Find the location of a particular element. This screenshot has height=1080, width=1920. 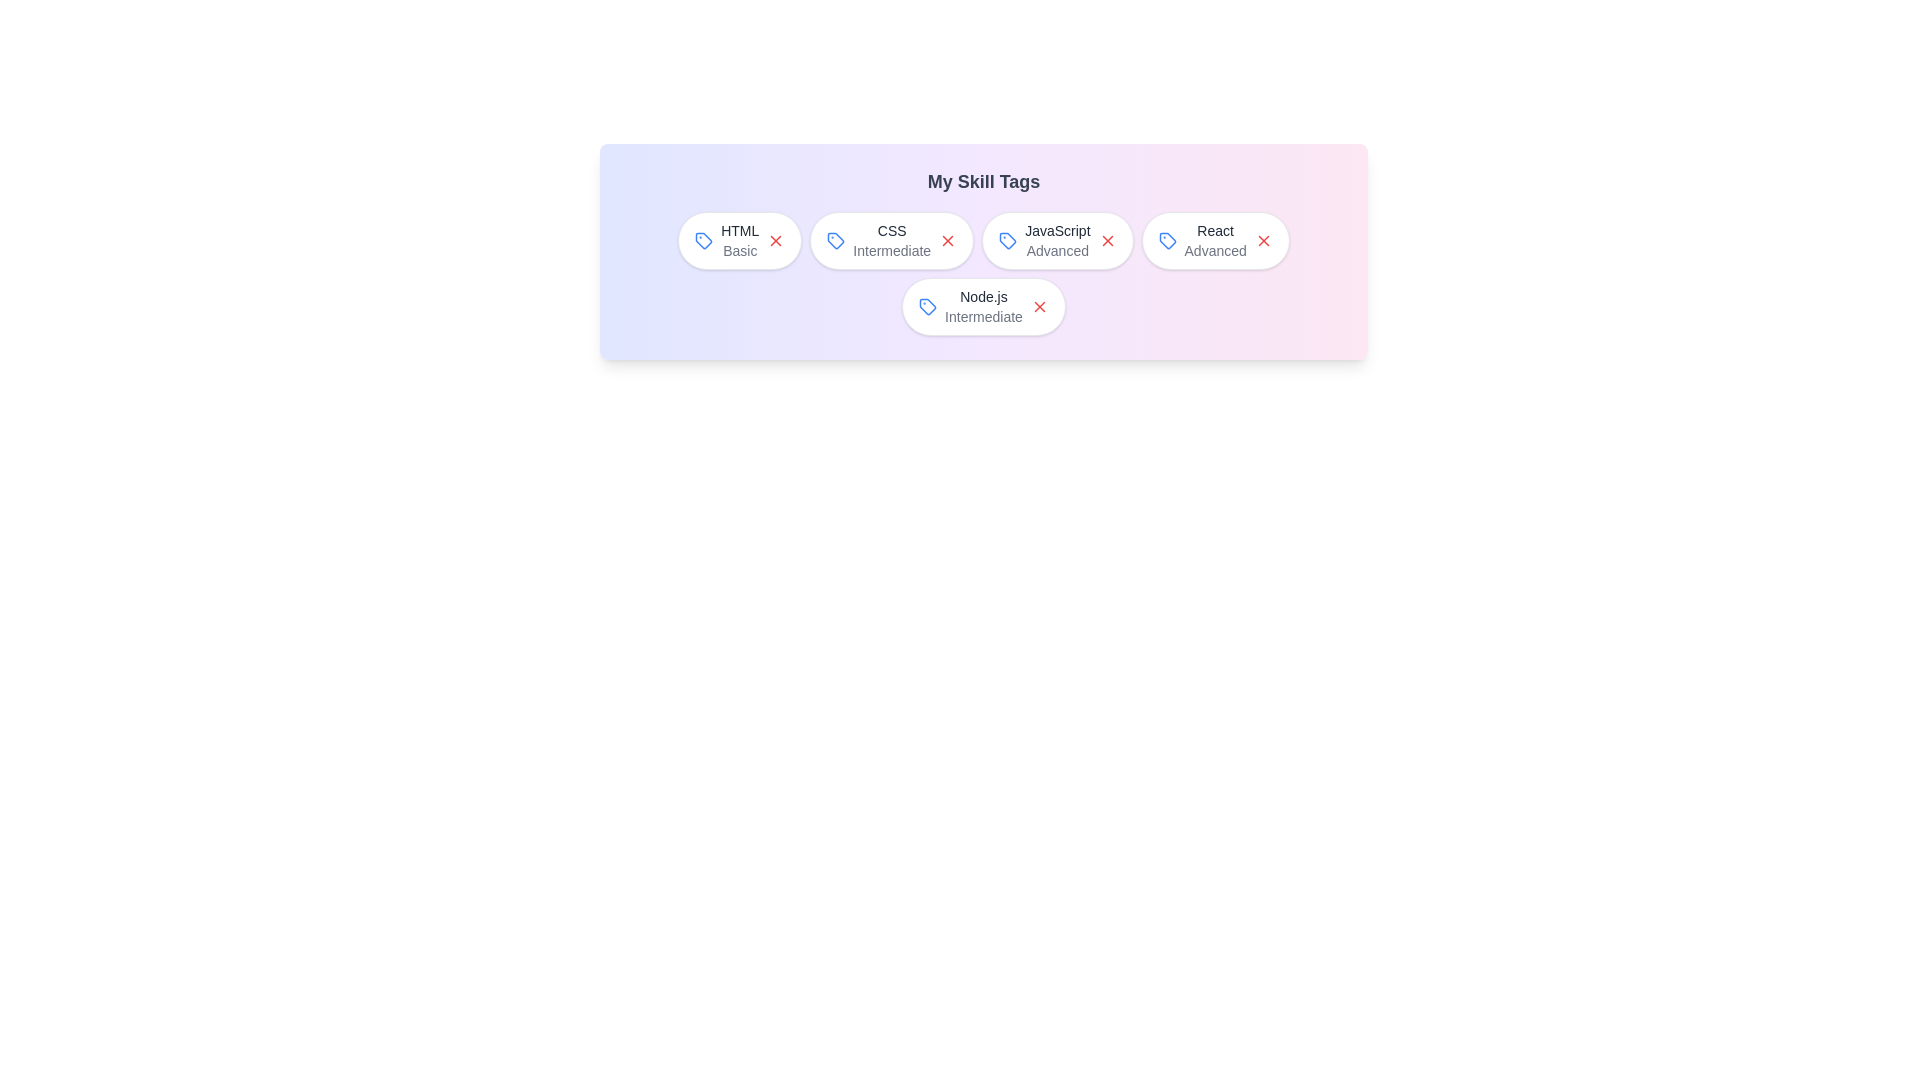

the tag icon next to the skill JavaScript is located at coordinates (1008, 239).